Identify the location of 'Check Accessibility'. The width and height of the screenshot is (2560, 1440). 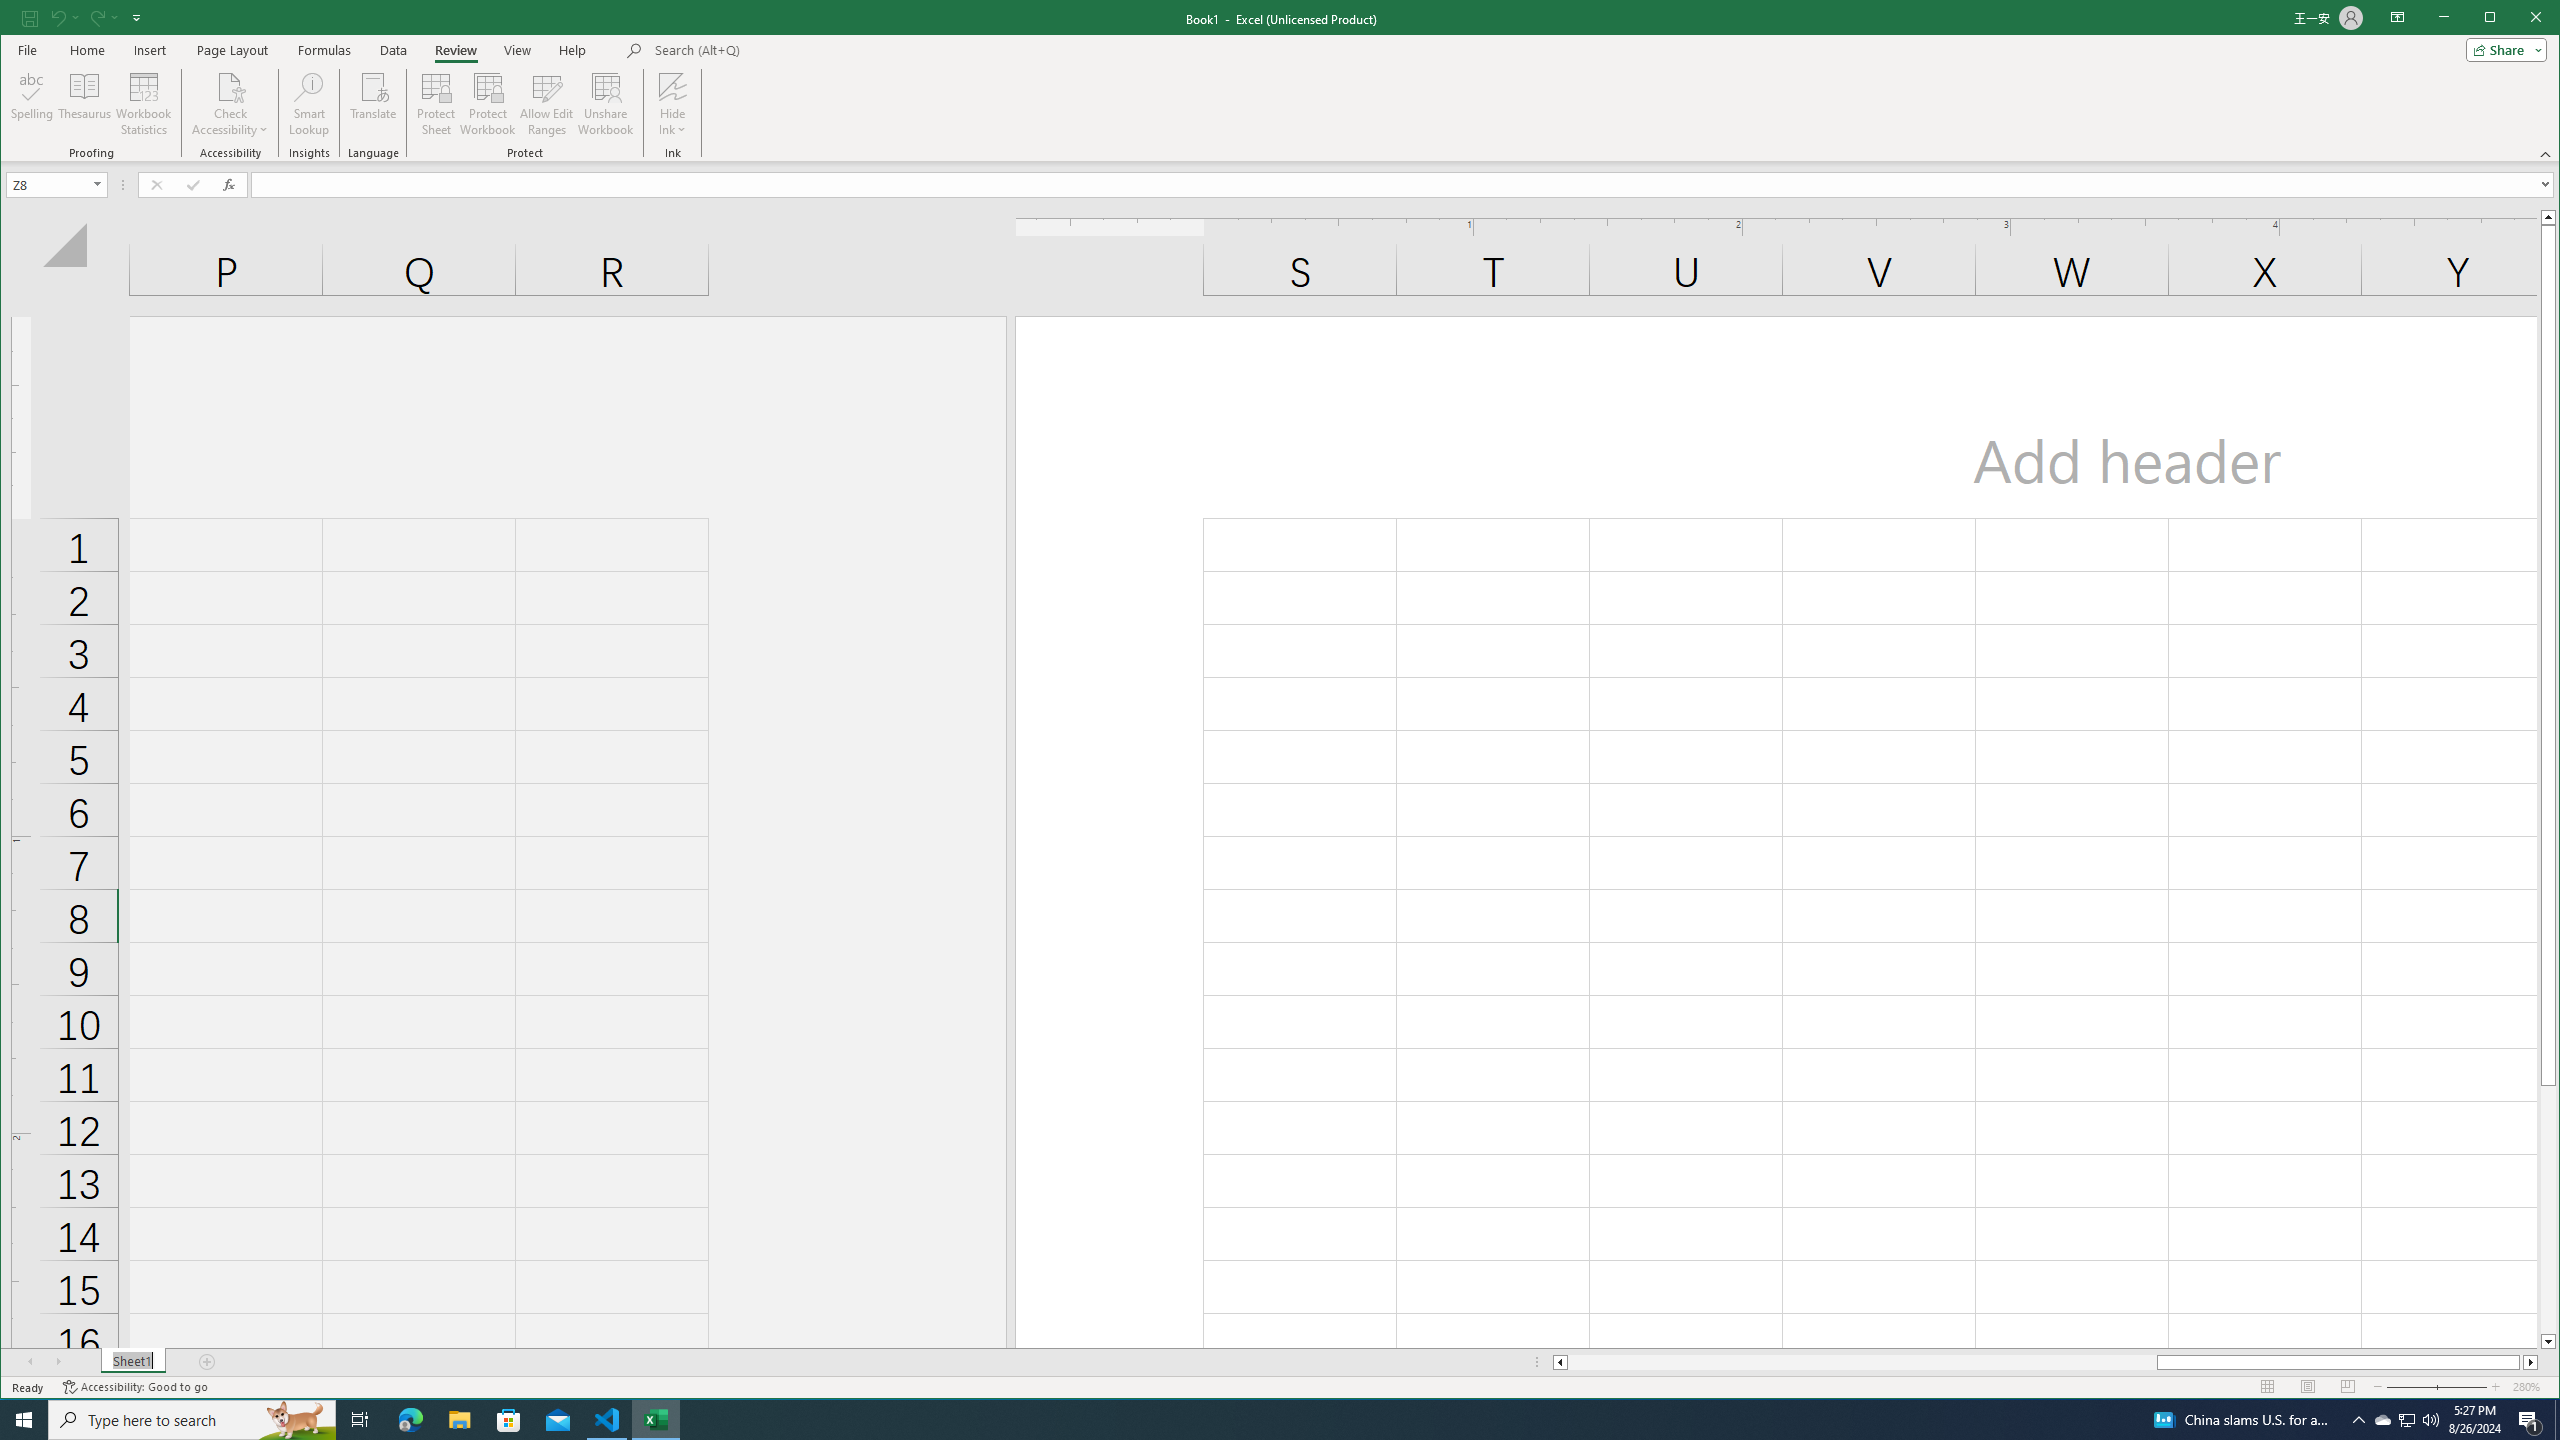
(229, 103).